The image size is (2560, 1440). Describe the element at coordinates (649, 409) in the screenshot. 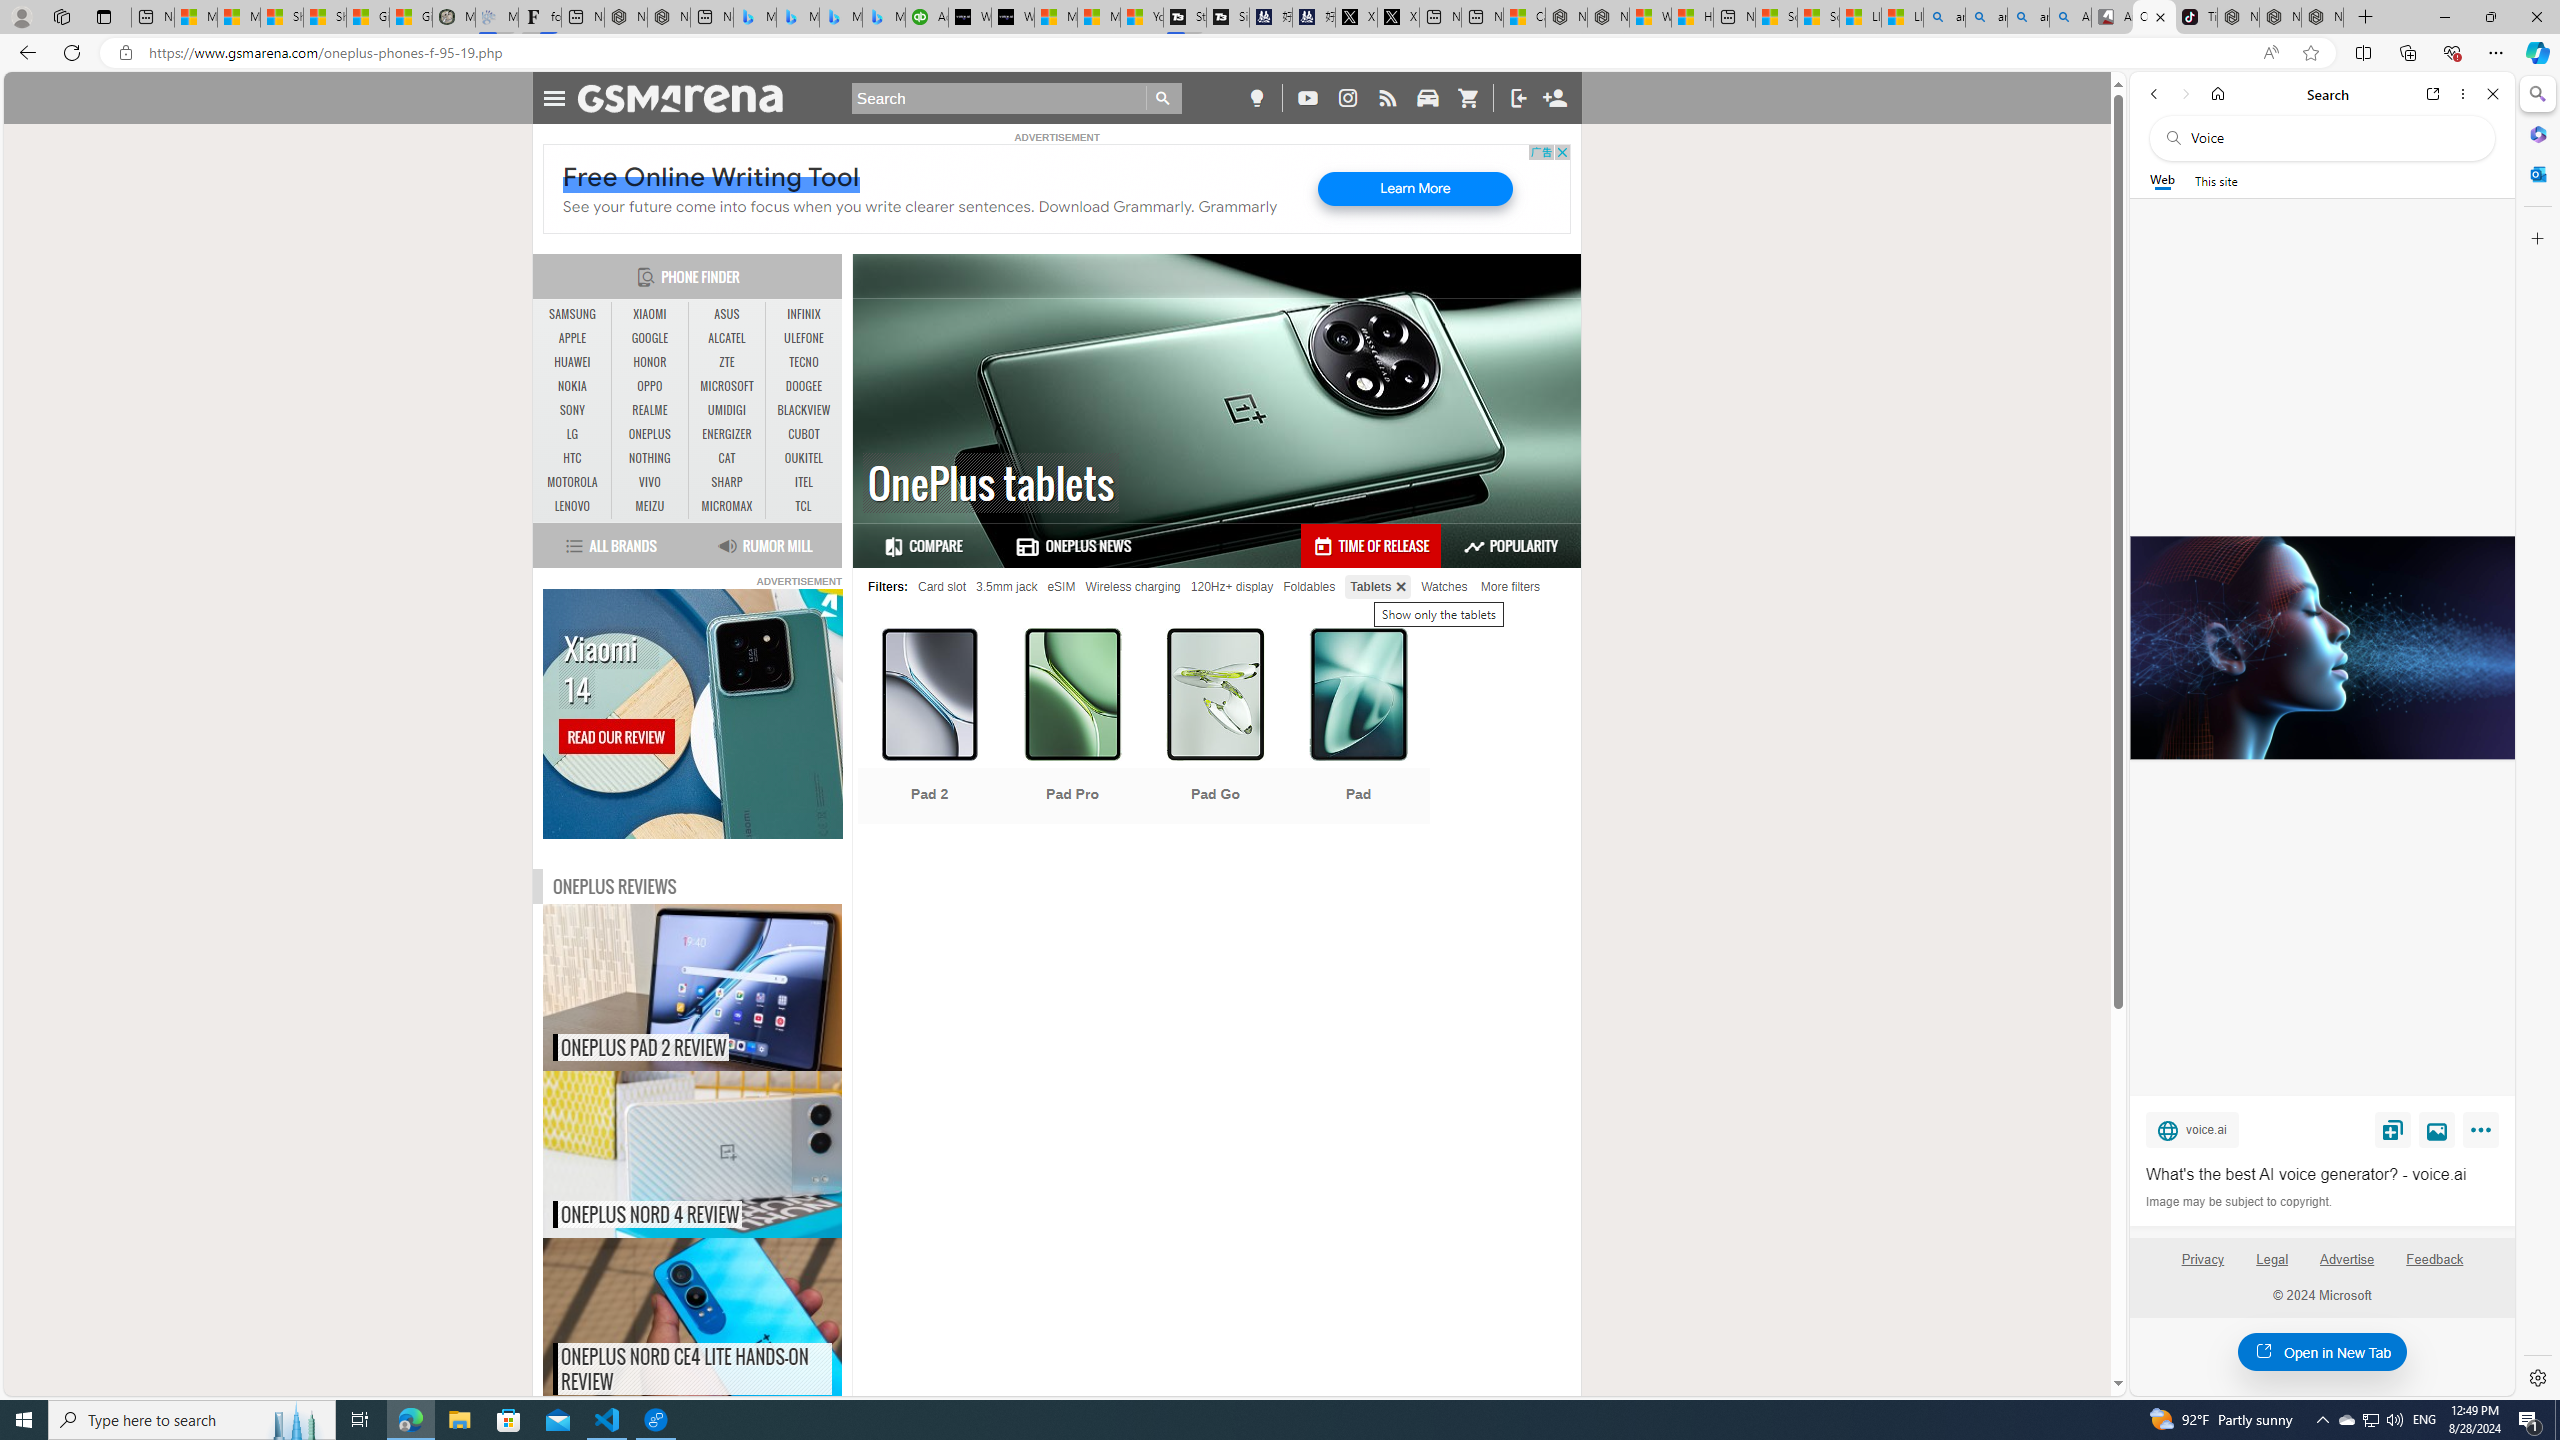

I see `'REALME'` at that location.